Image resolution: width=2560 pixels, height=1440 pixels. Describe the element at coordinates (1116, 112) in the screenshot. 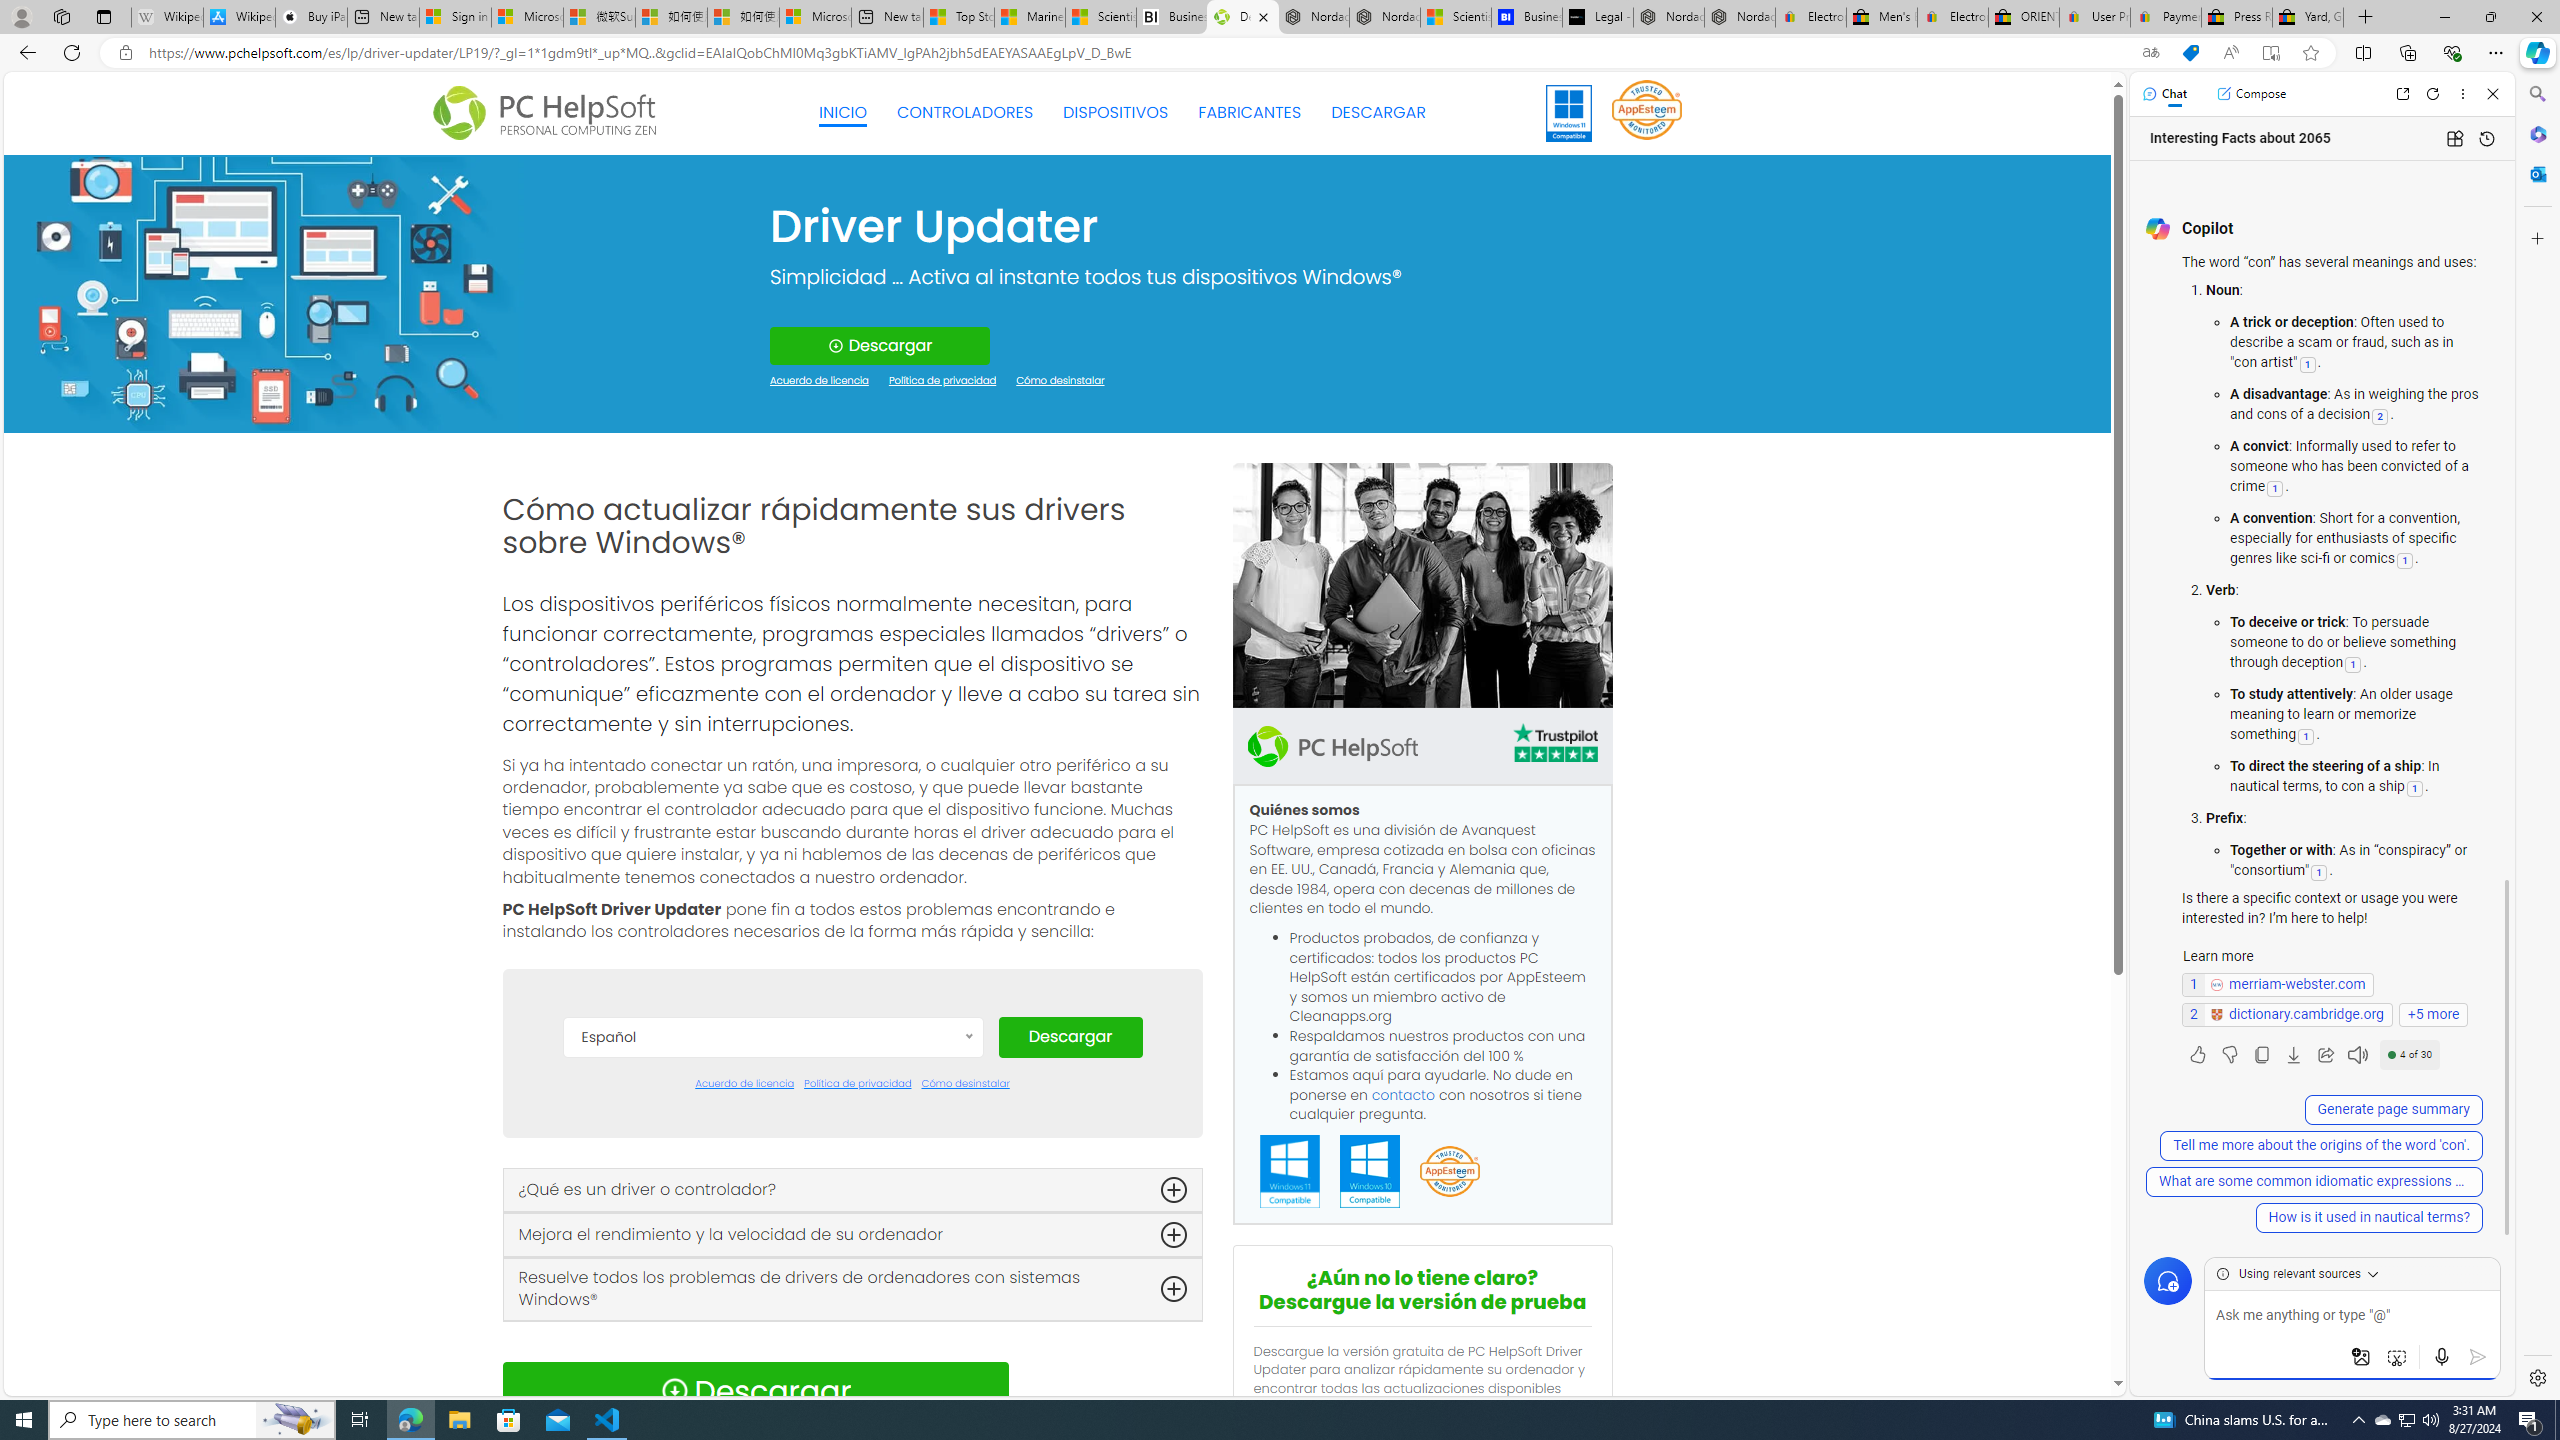

I see `'DISPOSITIVOS'` at that location.